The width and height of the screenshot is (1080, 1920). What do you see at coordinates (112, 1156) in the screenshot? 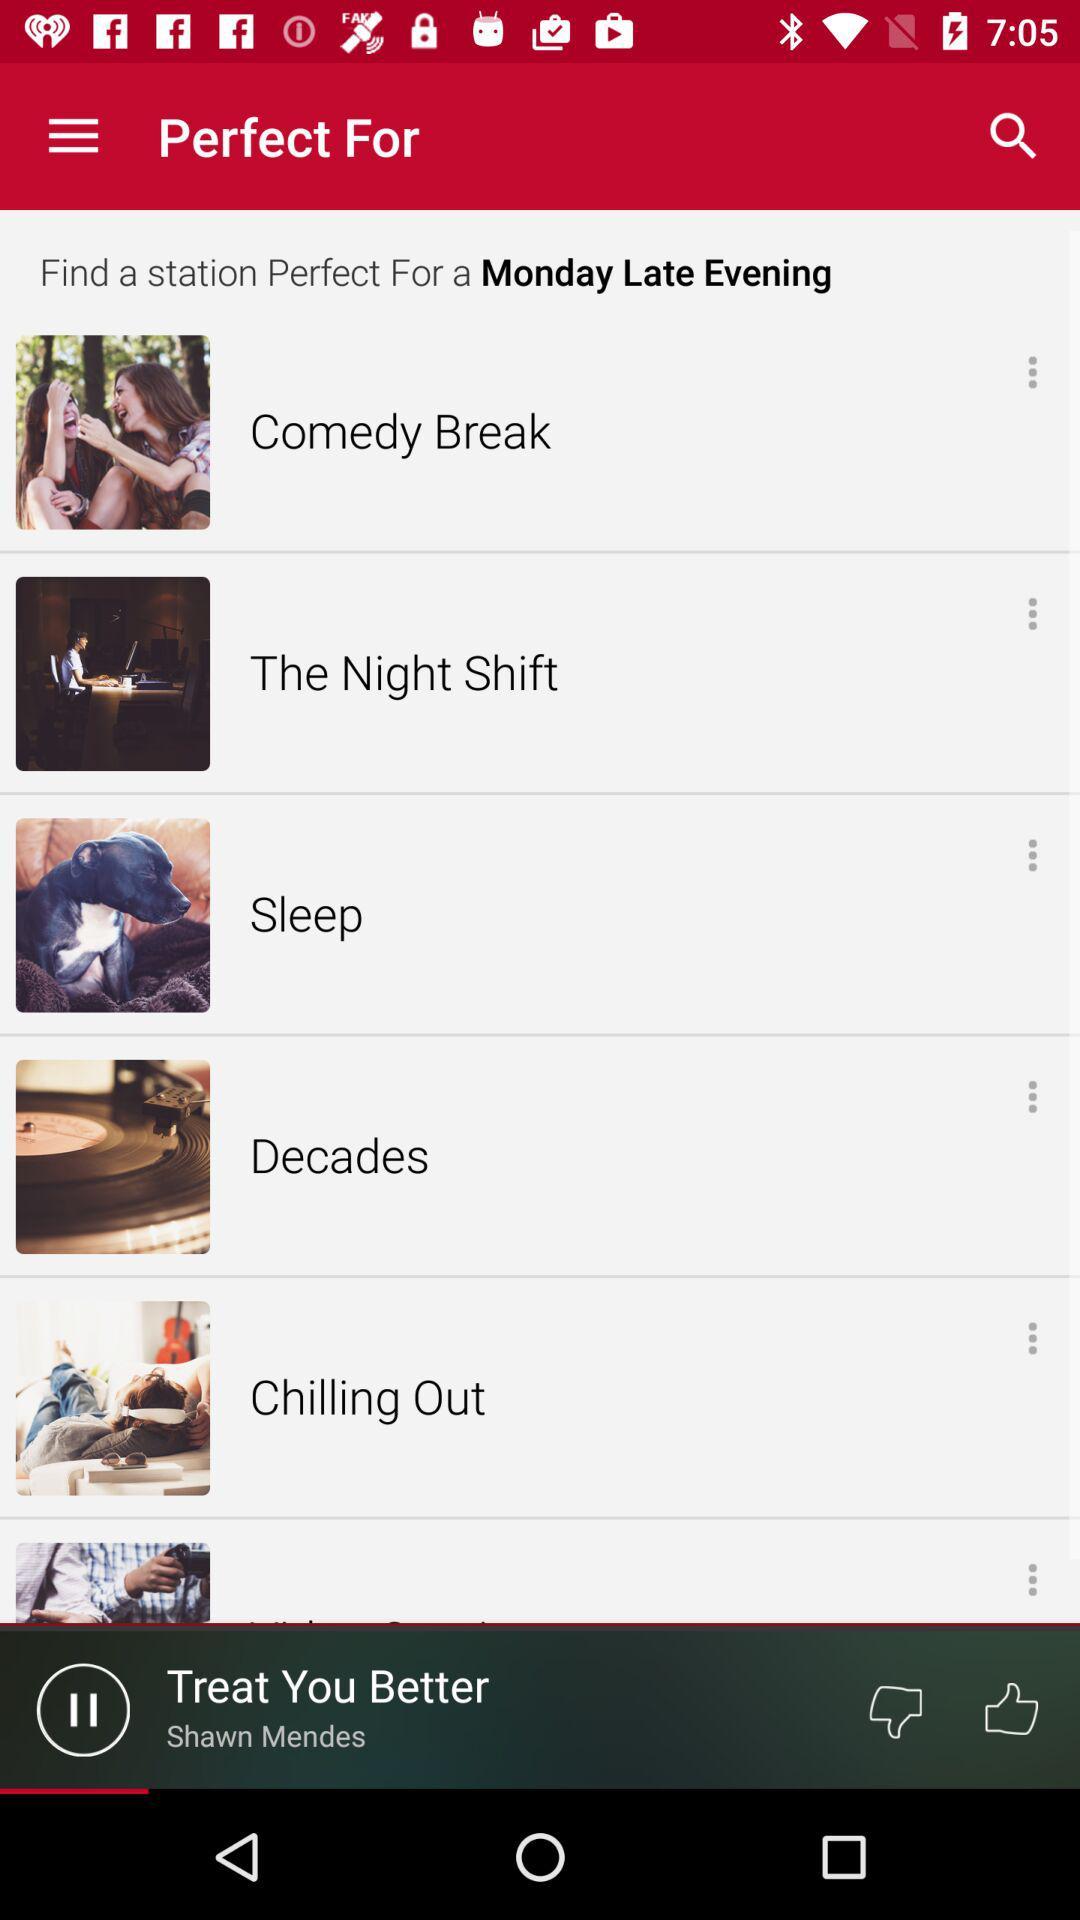
I see `image before decades text` at bounding box center [112, 1156].